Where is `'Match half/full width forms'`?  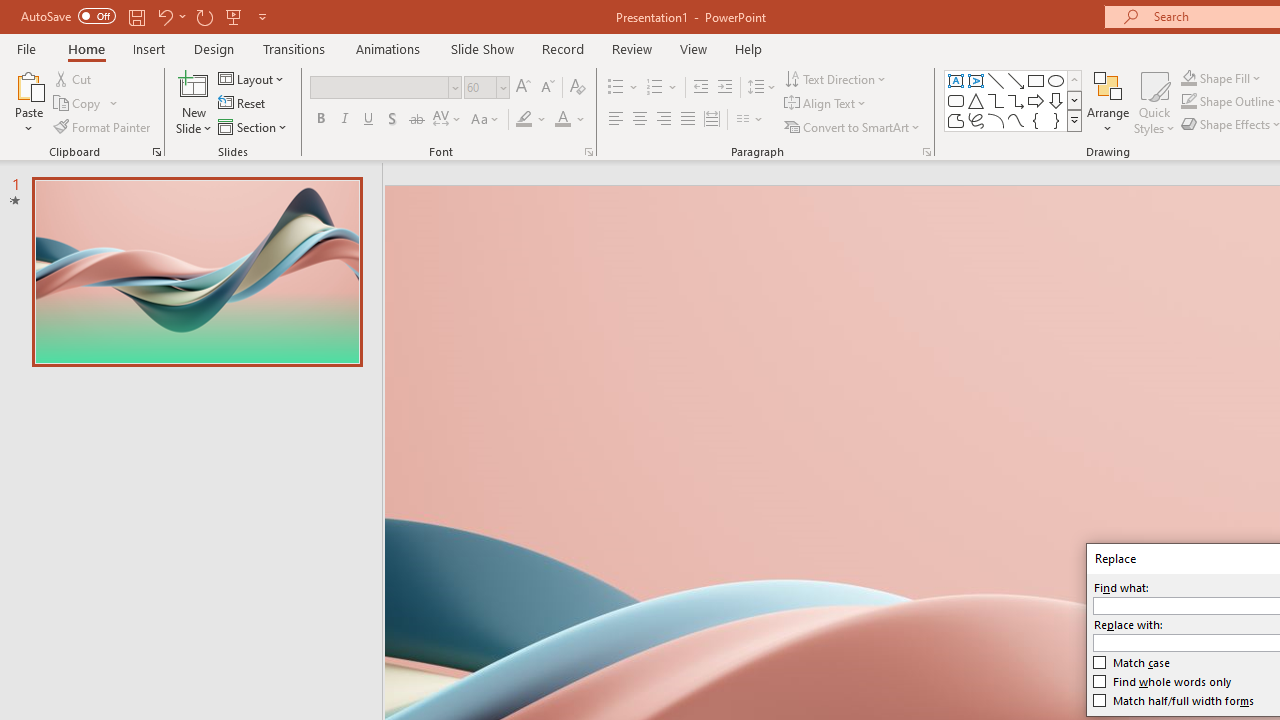
'Match half/full width forms' is located at coordinates (1174, 699).